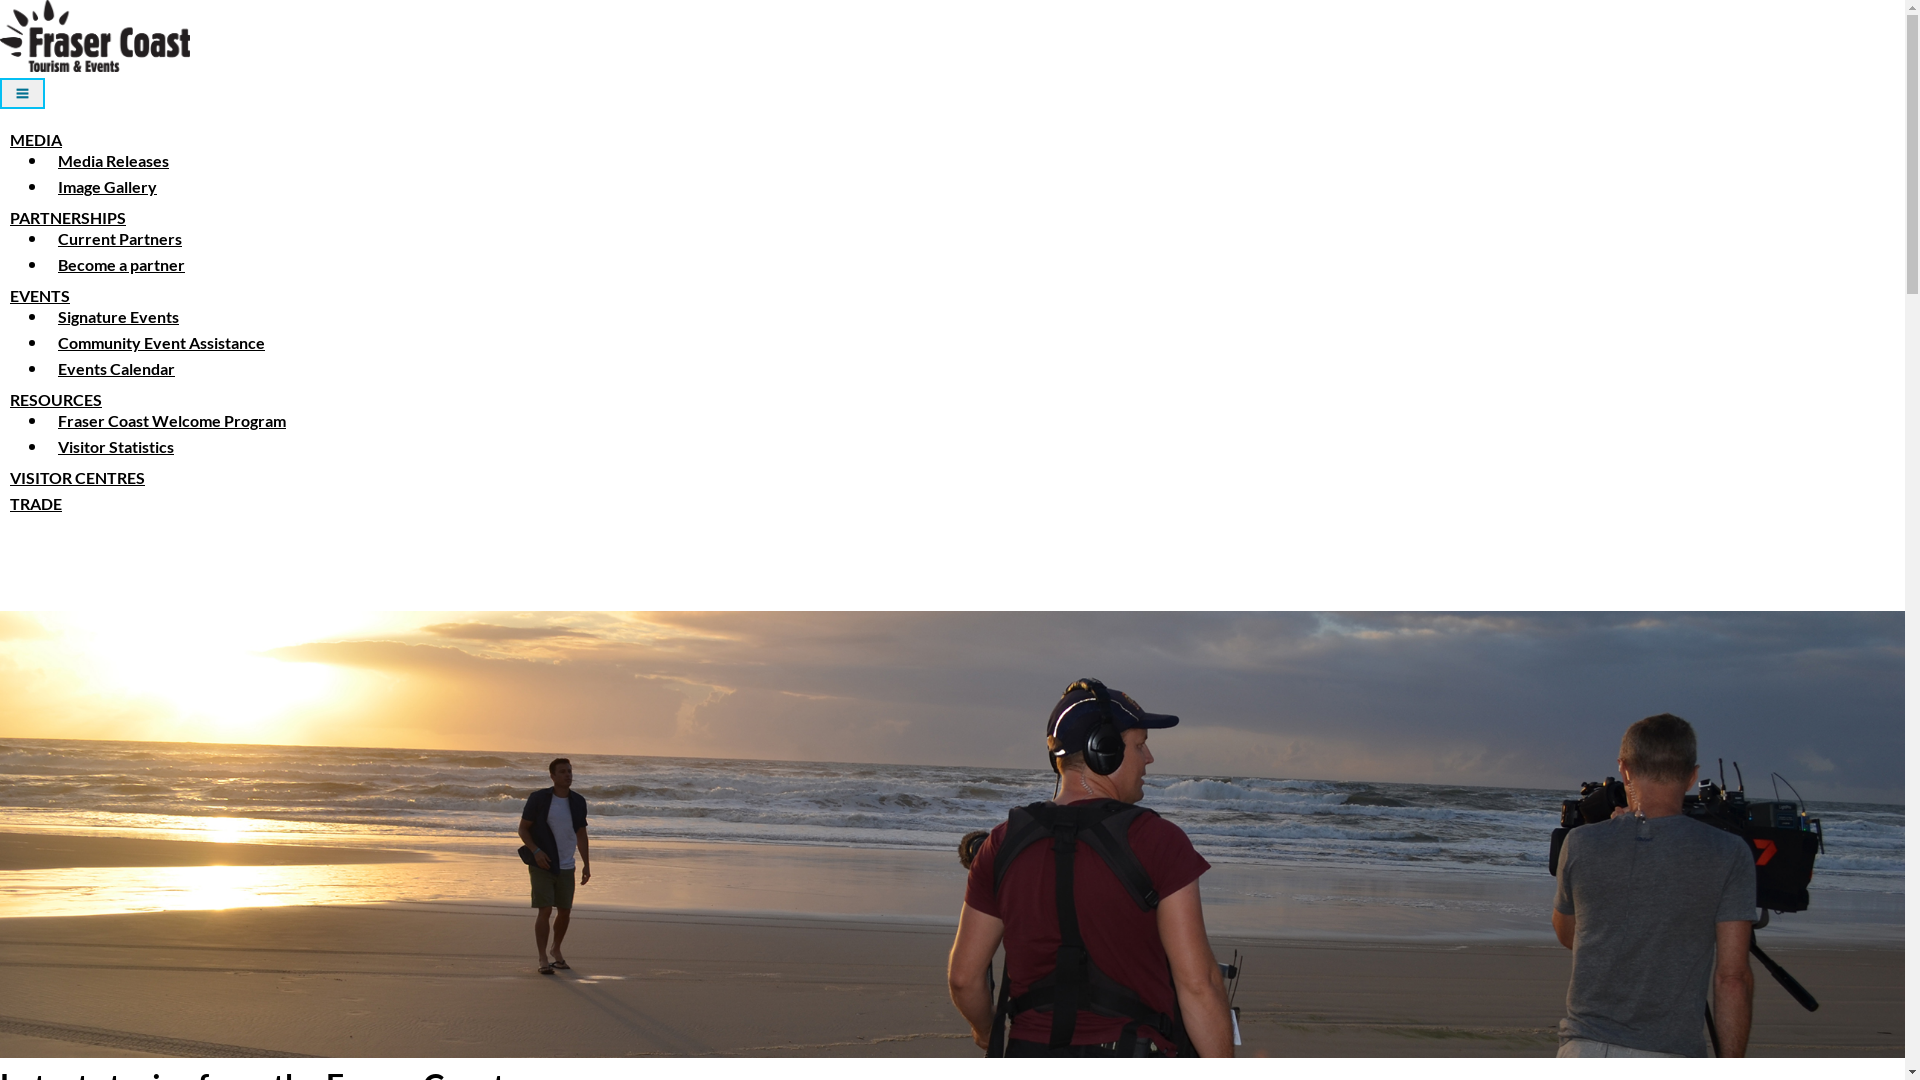 Image resolution: width=1920 pixels, height=1080 pixels. I want to click on 'EVENTS', so click(0, 295).